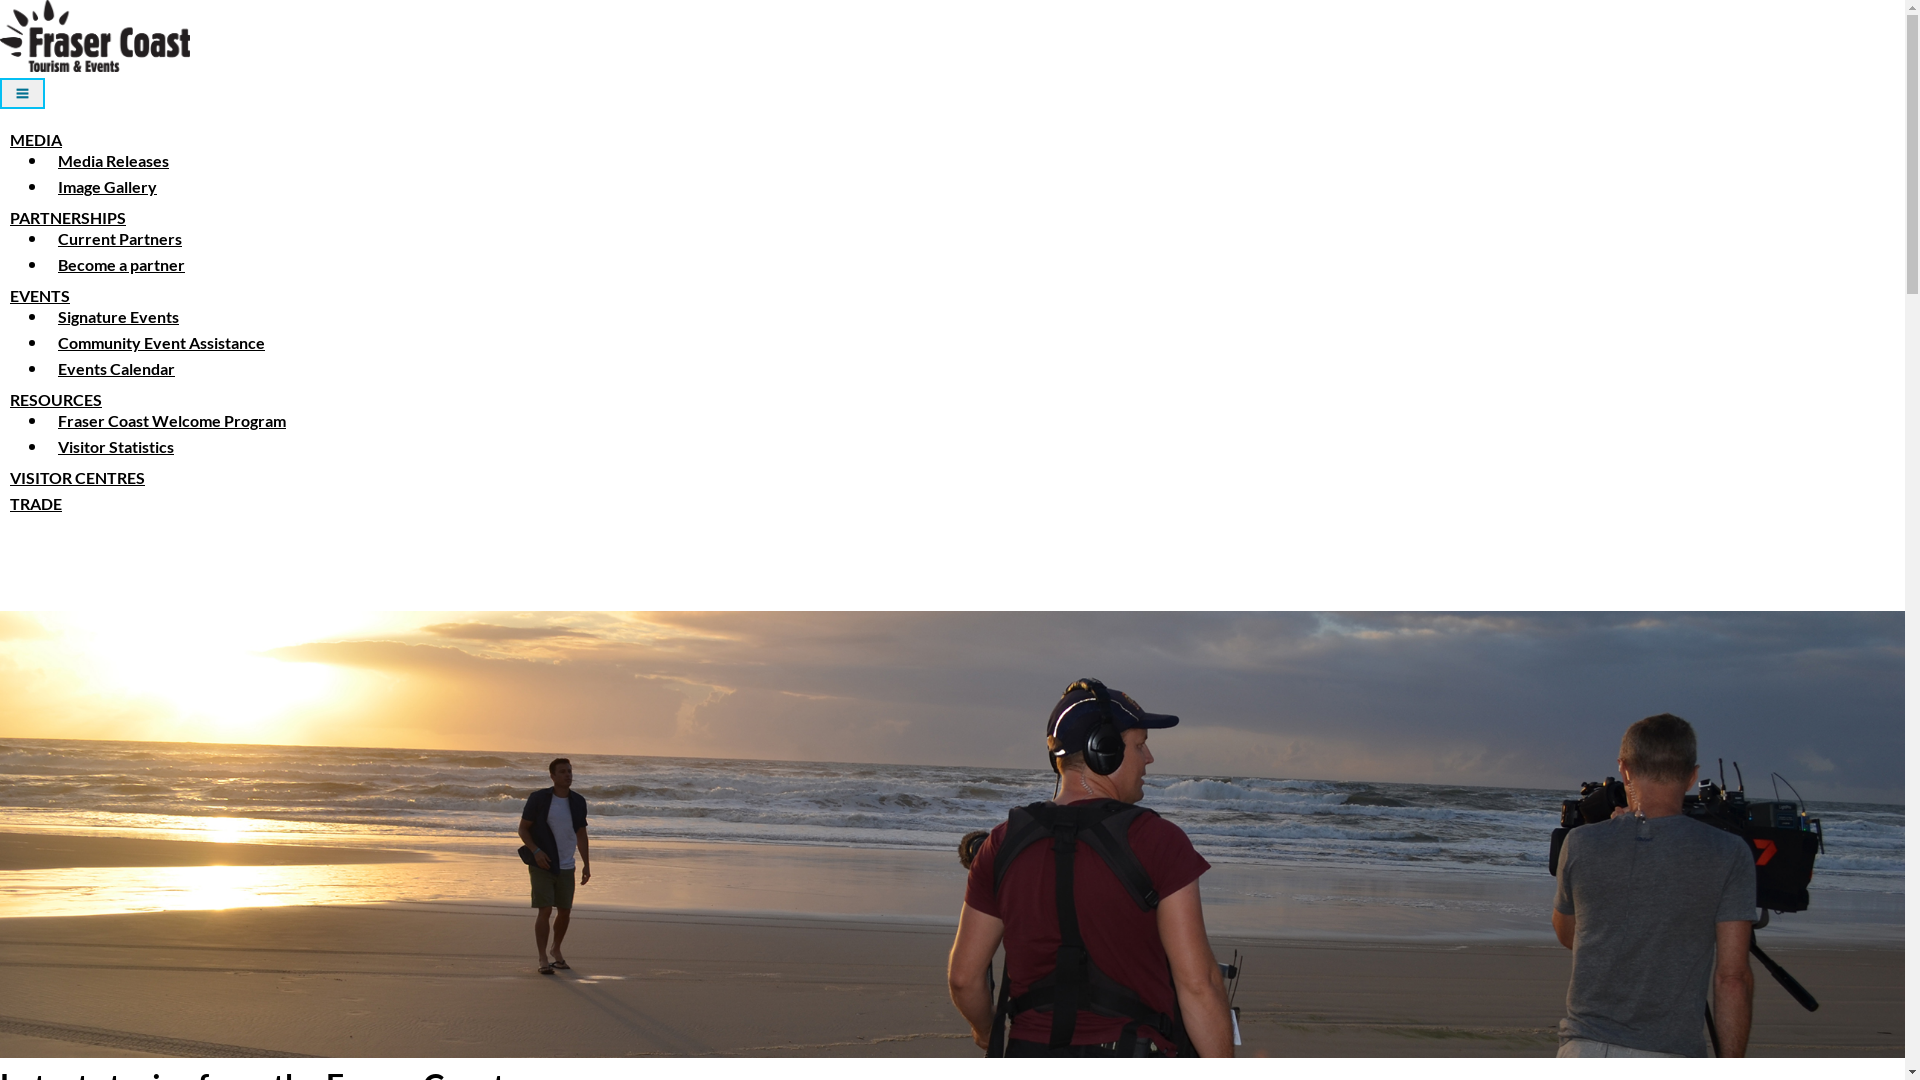 Image resolution: width=1920 pixels, height=1080 pixels. I want to click on 'EVENTS', so click(0, 295).